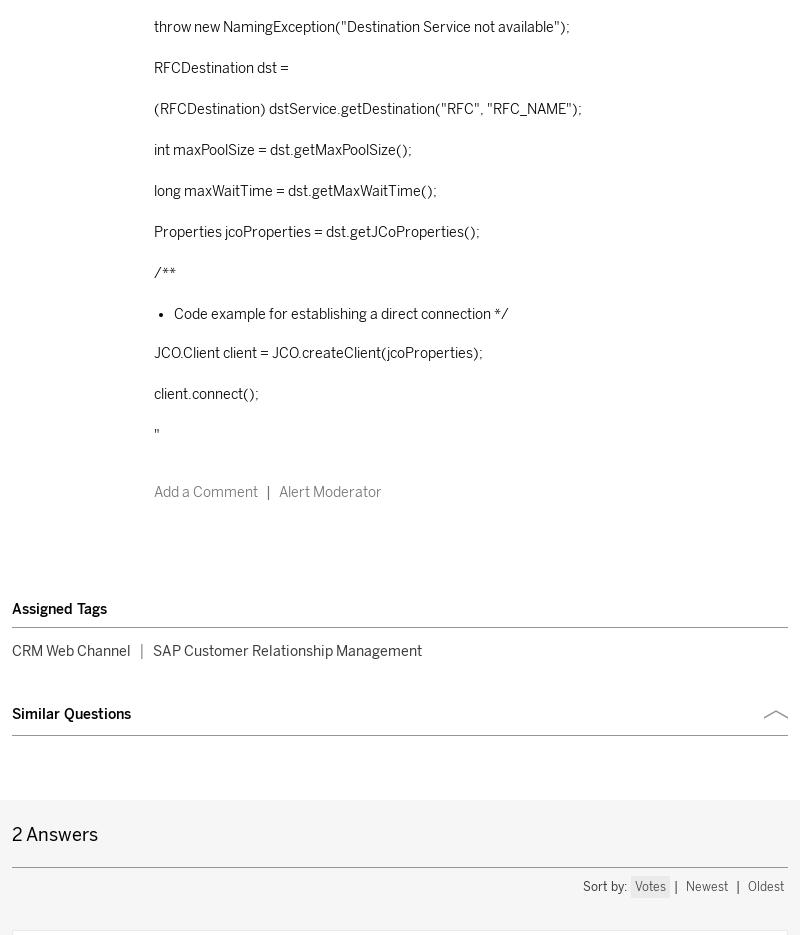 The width and height of the screenshot is (800, 935). Describe the element at coordinates (316, 351) in the screenshot. I see `'JCO.Client client = JCO.createClient(jcoProperties);'` at that location.